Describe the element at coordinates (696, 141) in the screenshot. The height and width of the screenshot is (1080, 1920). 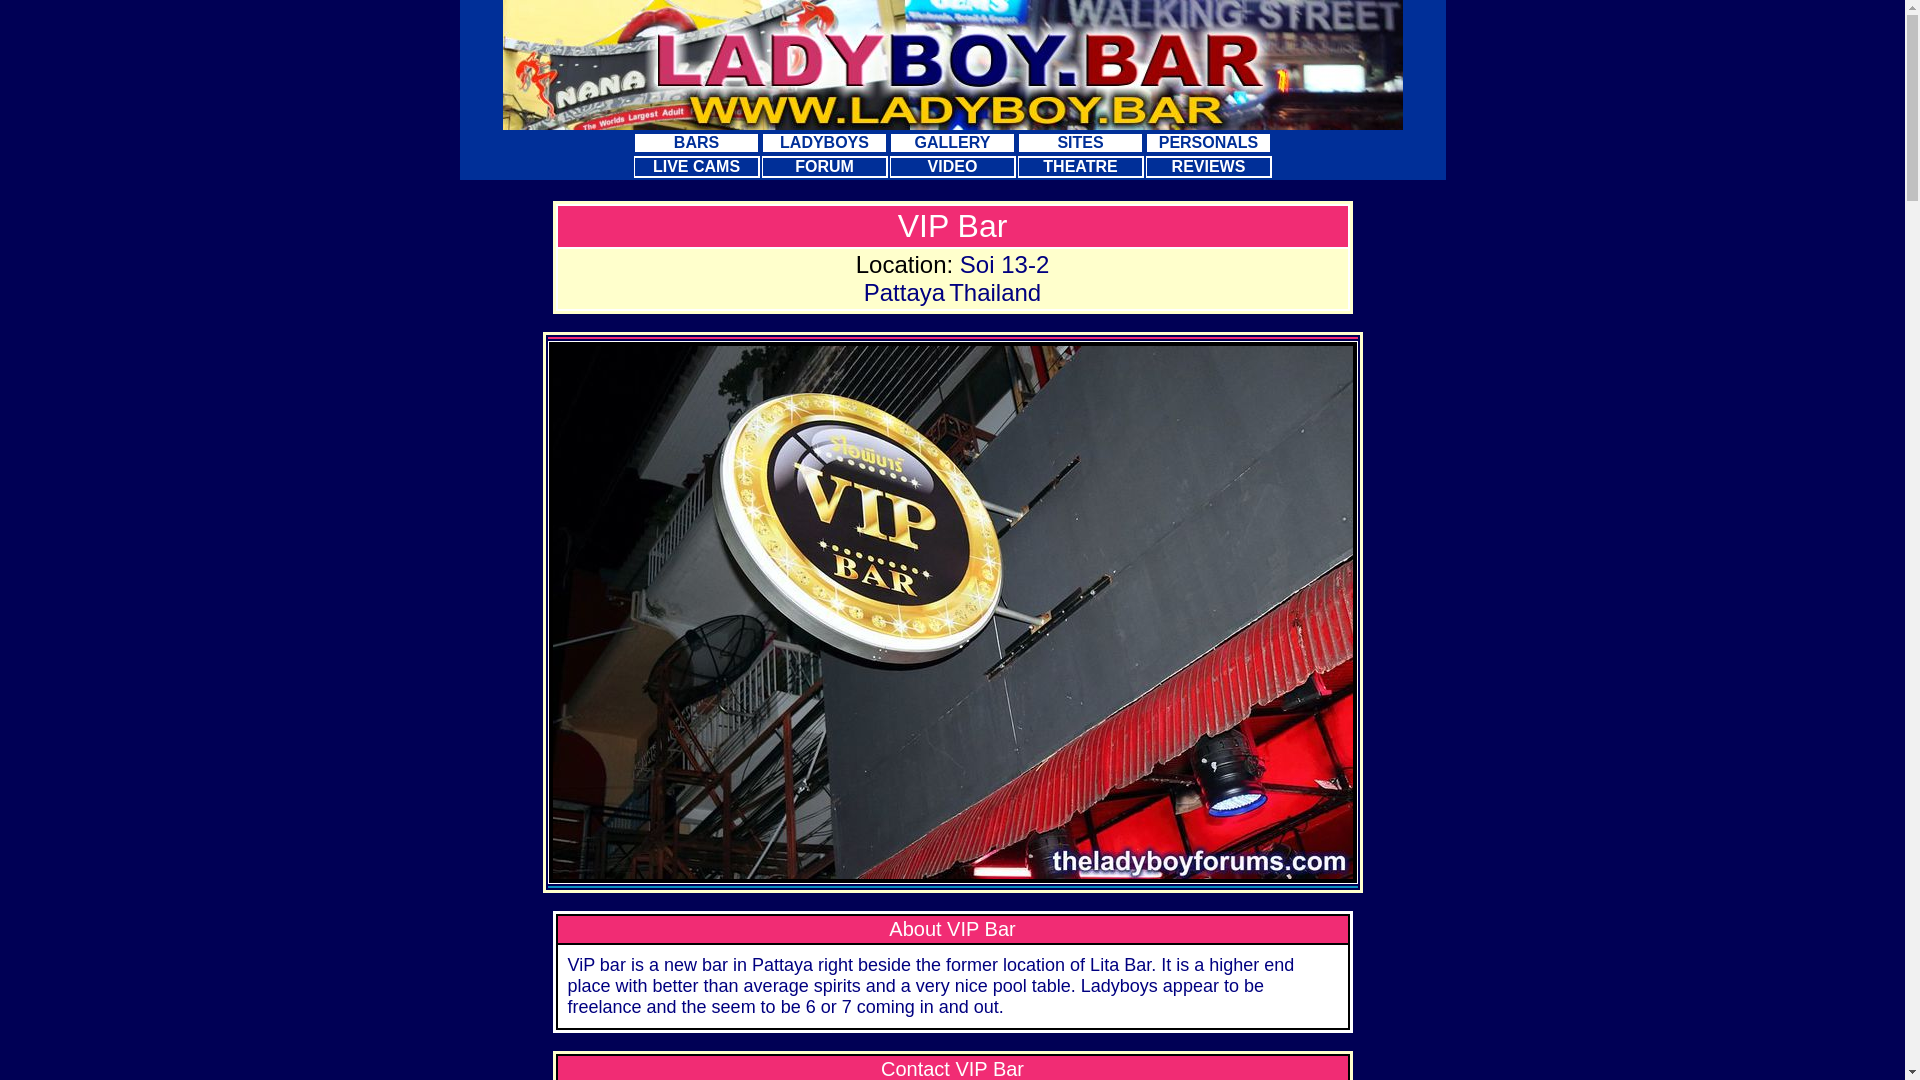
I see `'BARS'` at that location.